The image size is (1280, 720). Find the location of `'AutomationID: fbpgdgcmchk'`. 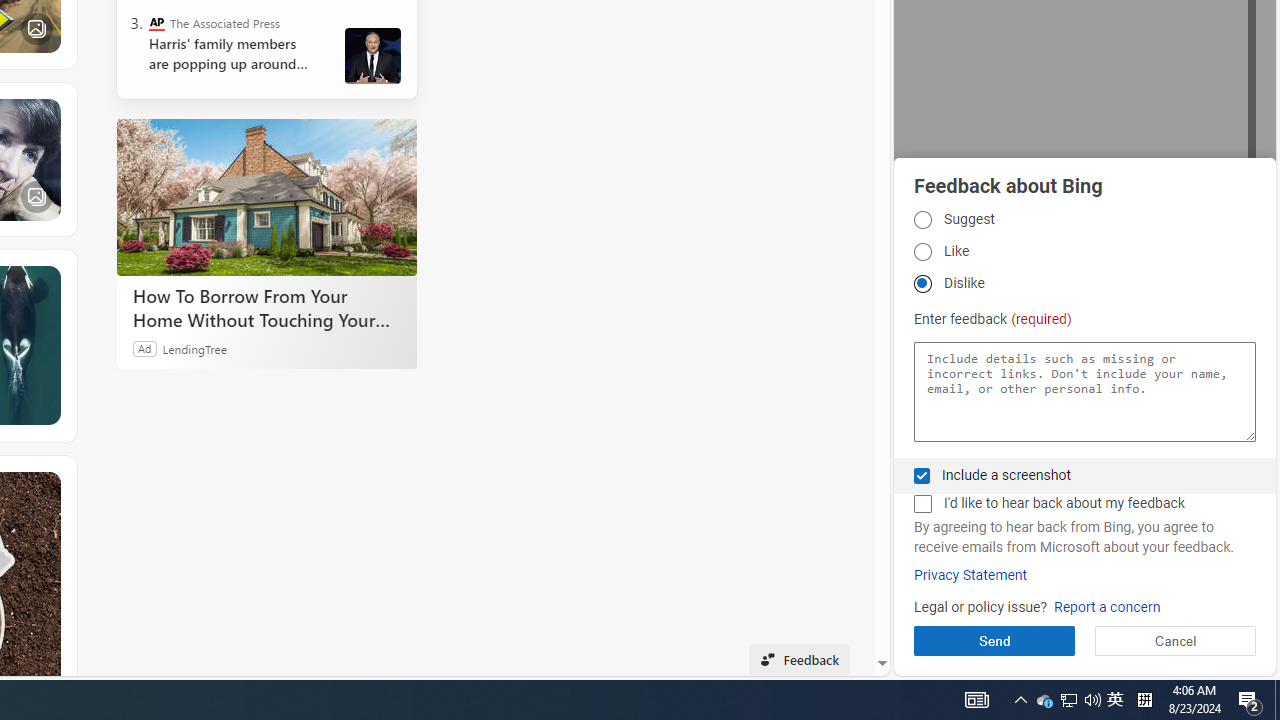

'AutomationID: fbpgdgcmchk' is located at coordinates (921, 502).